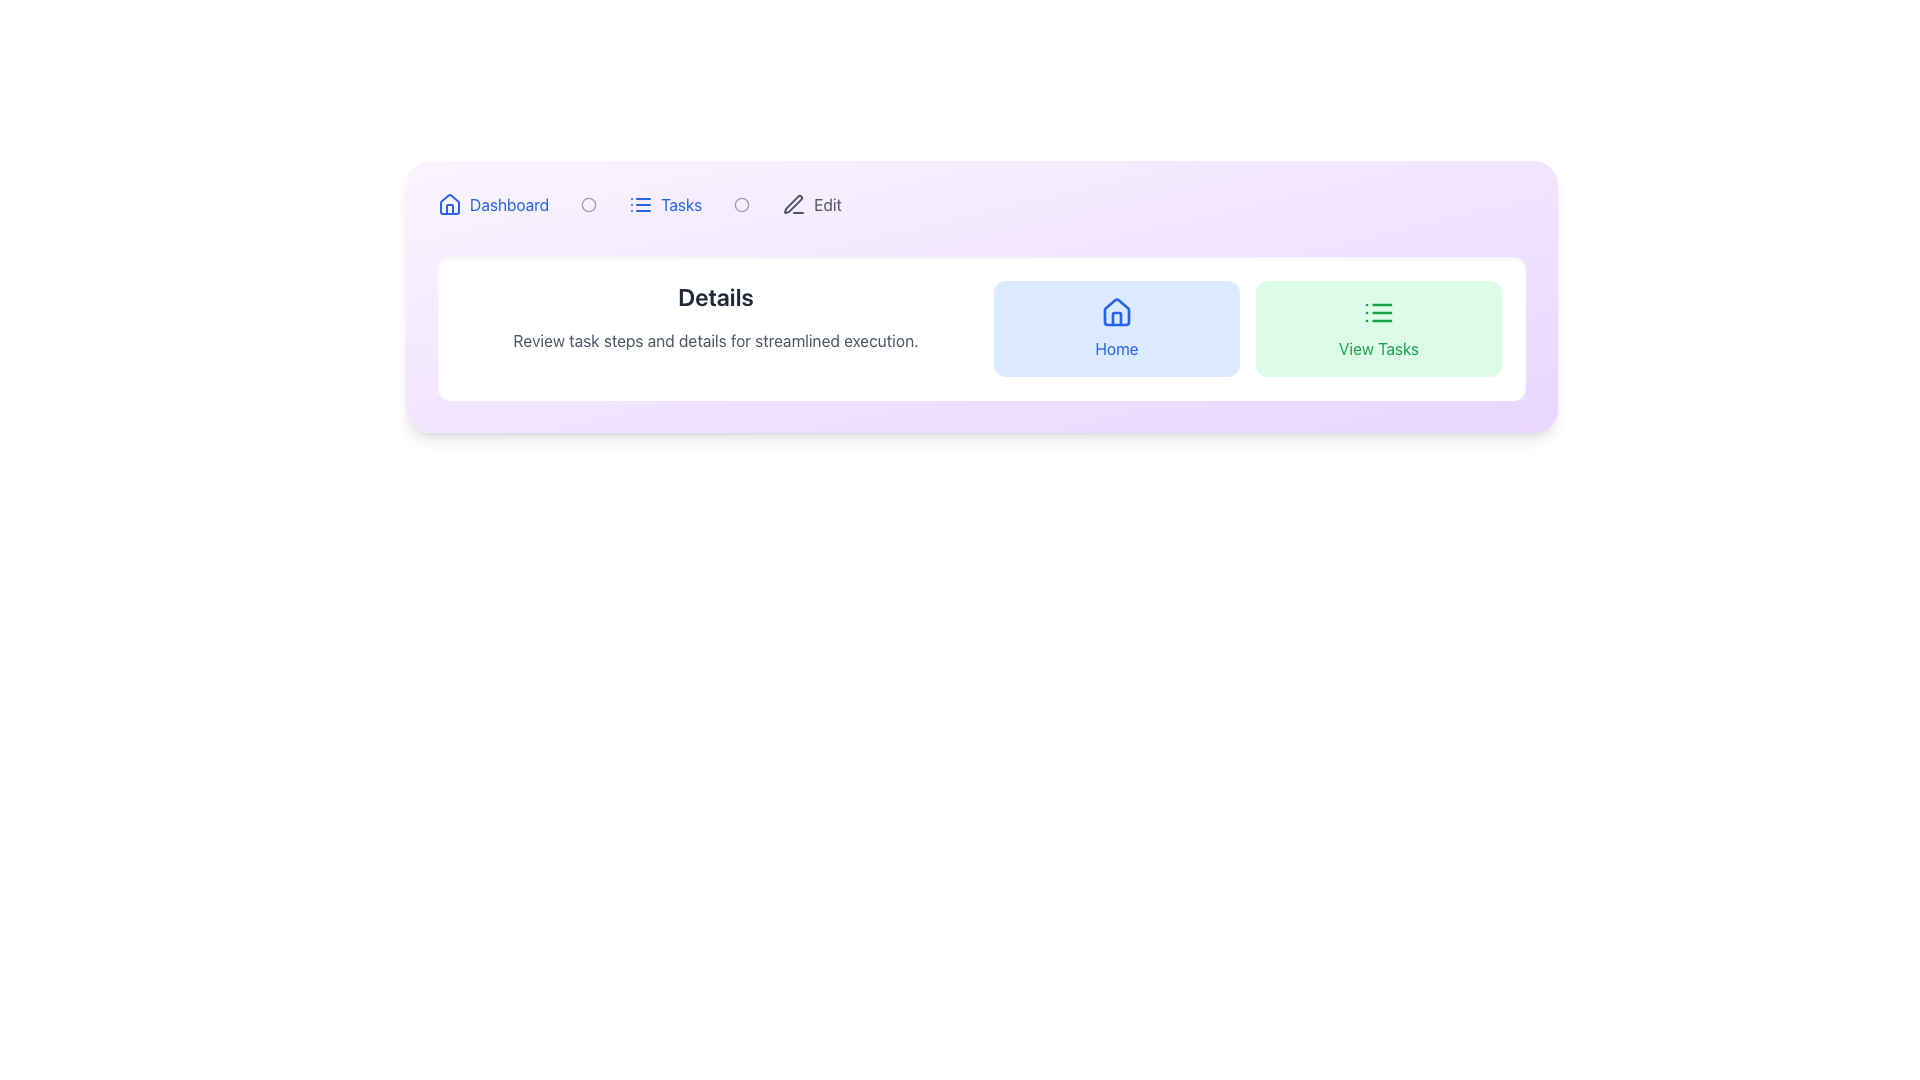 This screenshot has height=1080, width=1920. Describe the element at coordinates (1116, 312) in the screenshot. I see `the 'Home' icon, which is styled with a blue outline and located within a blue rectangle to the left of the 'View Tasks' green rectangle` at that location.